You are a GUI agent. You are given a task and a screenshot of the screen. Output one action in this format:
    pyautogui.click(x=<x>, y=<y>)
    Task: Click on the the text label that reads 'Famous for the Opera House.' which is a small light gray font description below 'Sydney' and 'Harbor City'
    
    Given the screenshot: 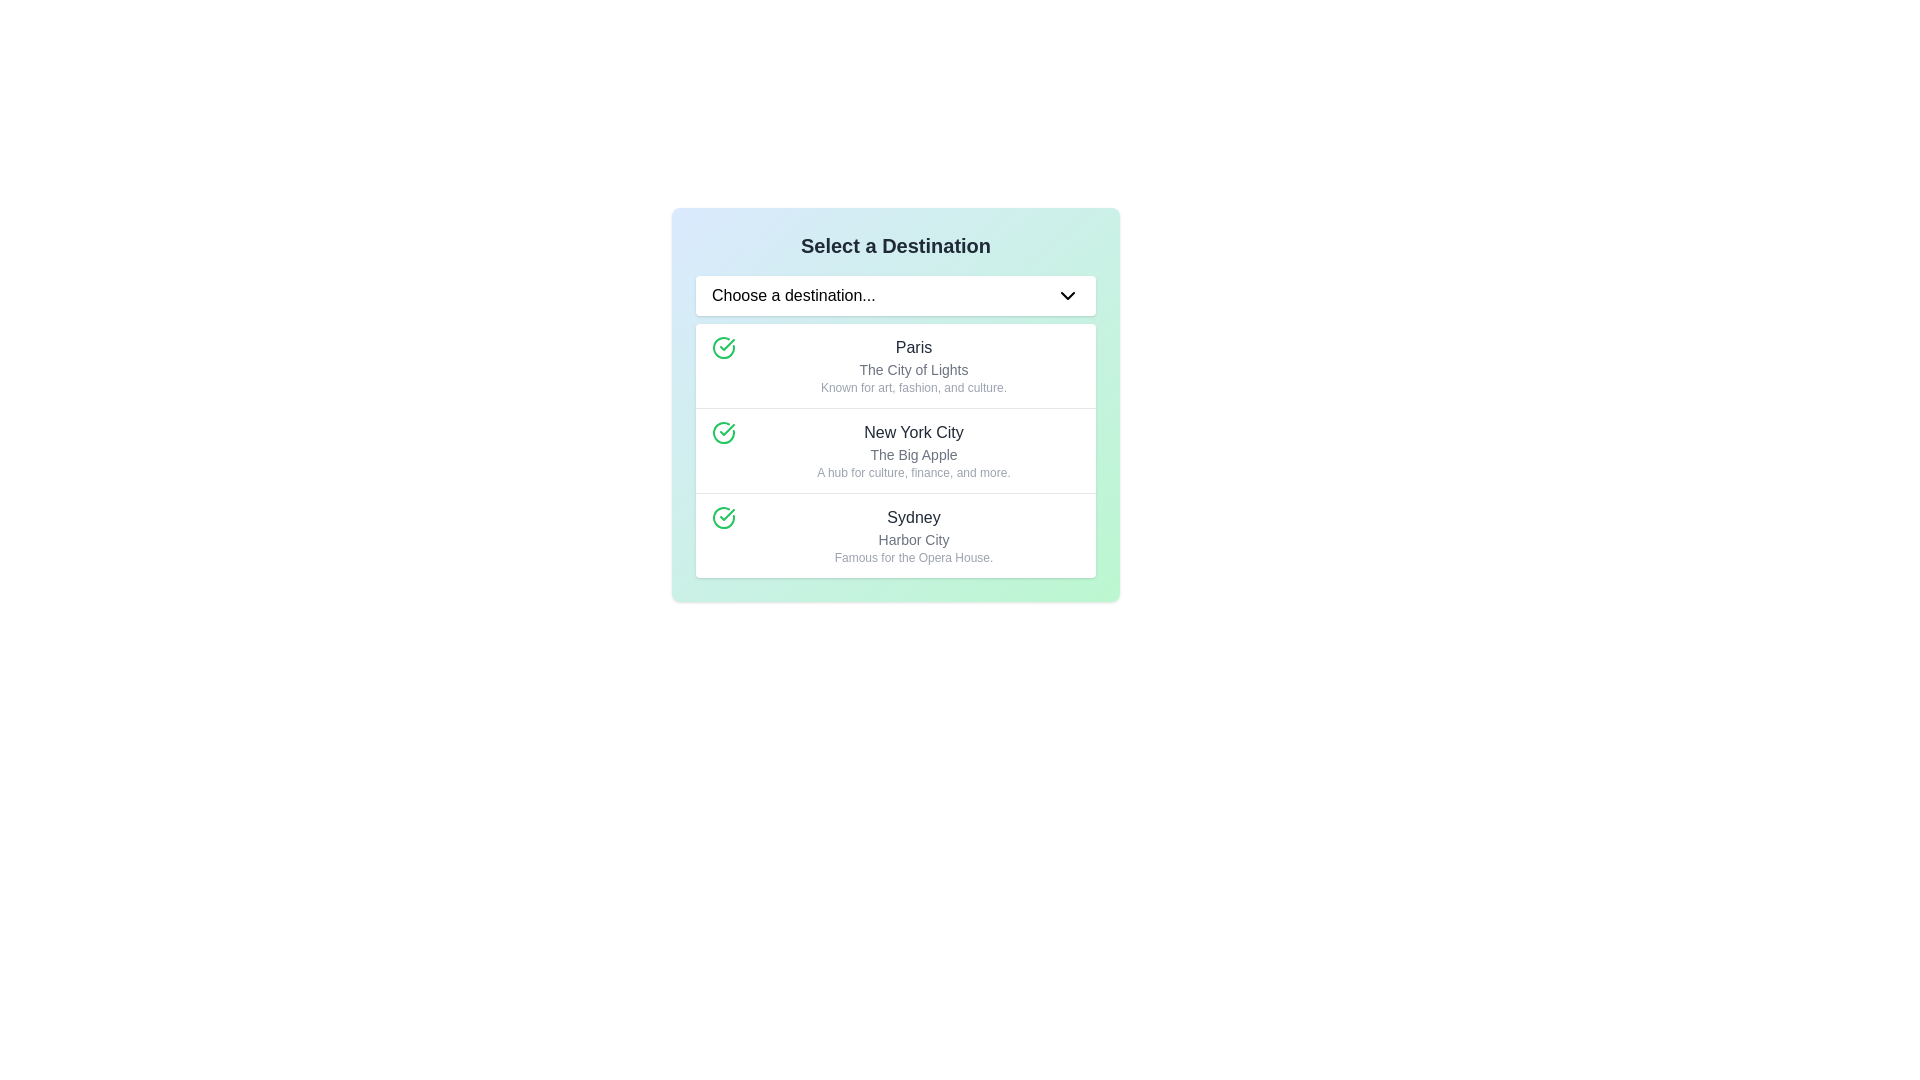 What is the action you would take?
    pyautogui.click(x=912, y=558)
    